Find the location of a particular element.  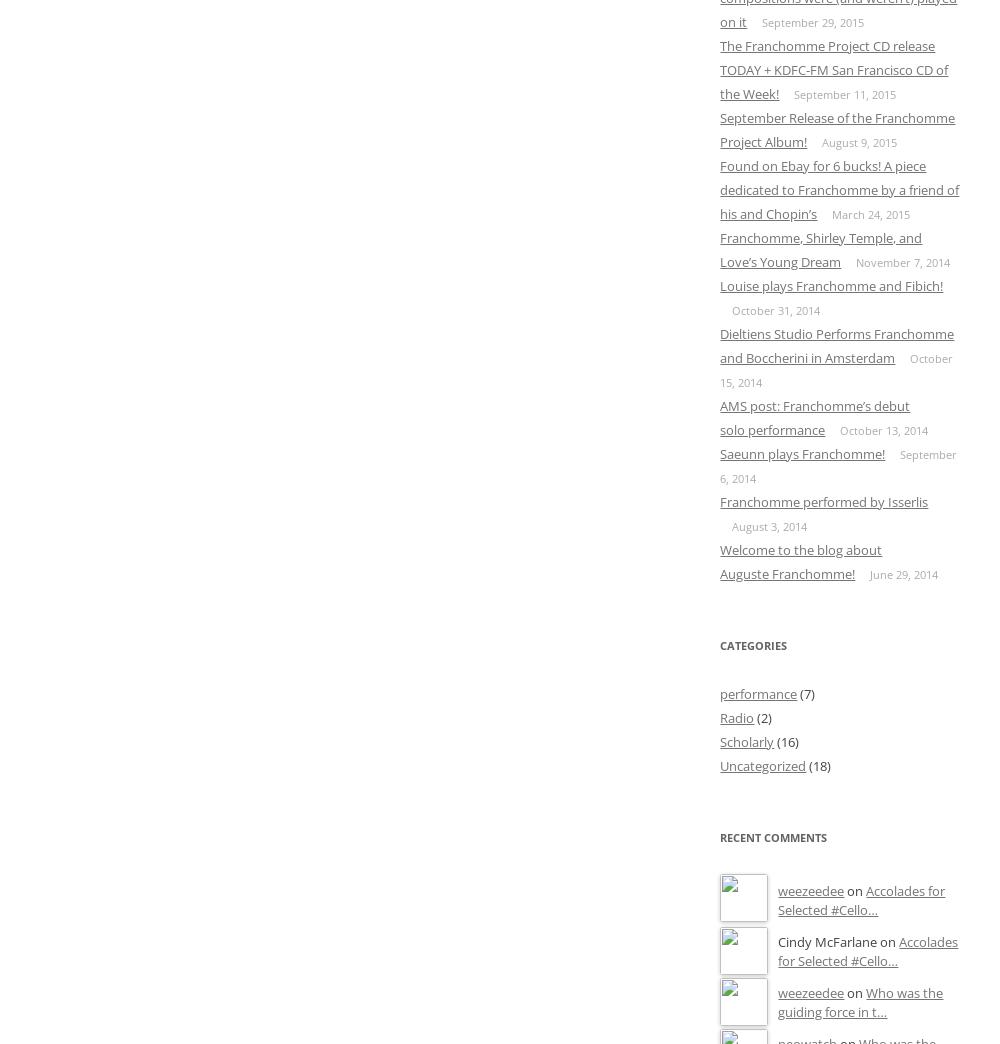

'(18)' is located at coordinates (817, 765).